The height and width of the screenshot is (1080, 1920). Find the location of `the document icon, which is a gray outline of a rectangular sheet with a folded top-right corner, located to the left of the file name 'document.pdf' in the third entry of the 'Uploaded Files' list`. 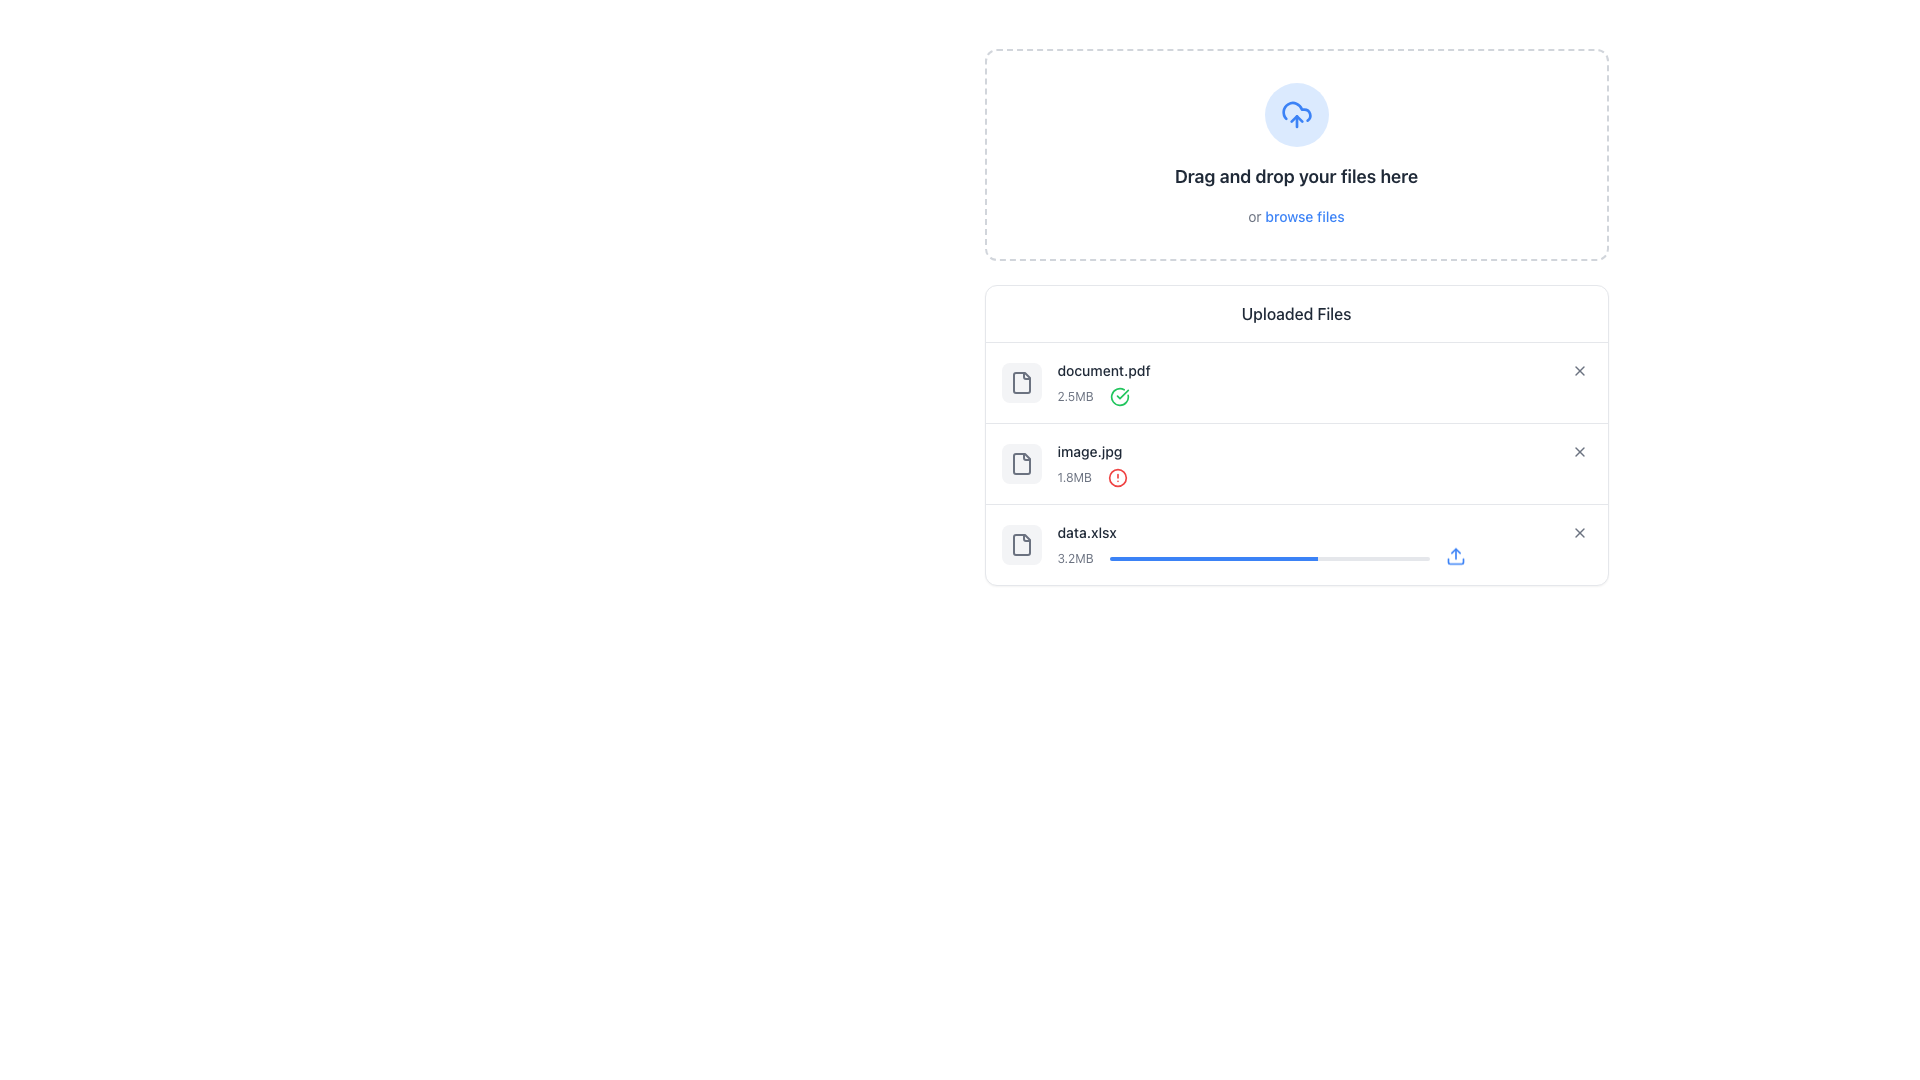

the document icon, which is a gray outline of a rectangular sheet with a folded top-right corner, located to the left of the file name 'document.pdf' in the third entry of the 'Uploaded Files' list is located at coordinates (1021, 382).